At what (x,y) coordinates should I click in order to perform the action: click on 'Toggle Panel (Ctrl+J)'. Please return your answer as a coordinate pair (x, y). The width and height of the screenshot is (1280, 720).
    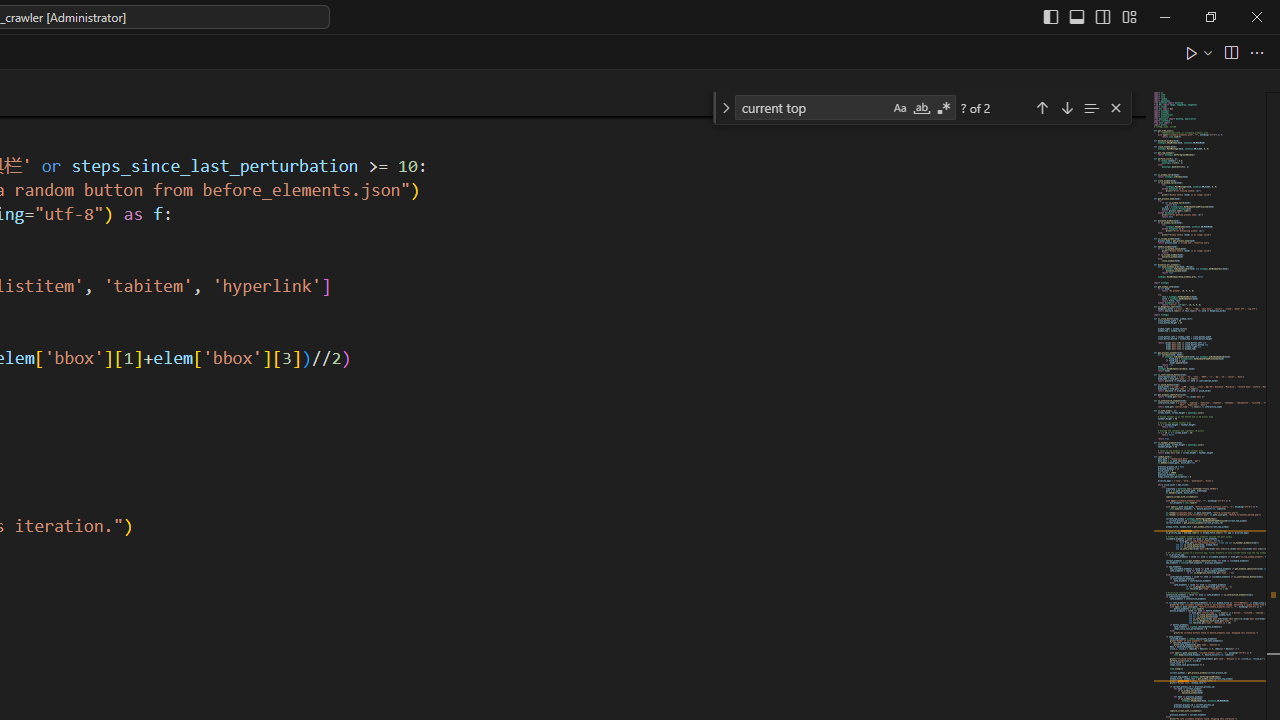
    Looking at the image, I should click on (1076, 16).